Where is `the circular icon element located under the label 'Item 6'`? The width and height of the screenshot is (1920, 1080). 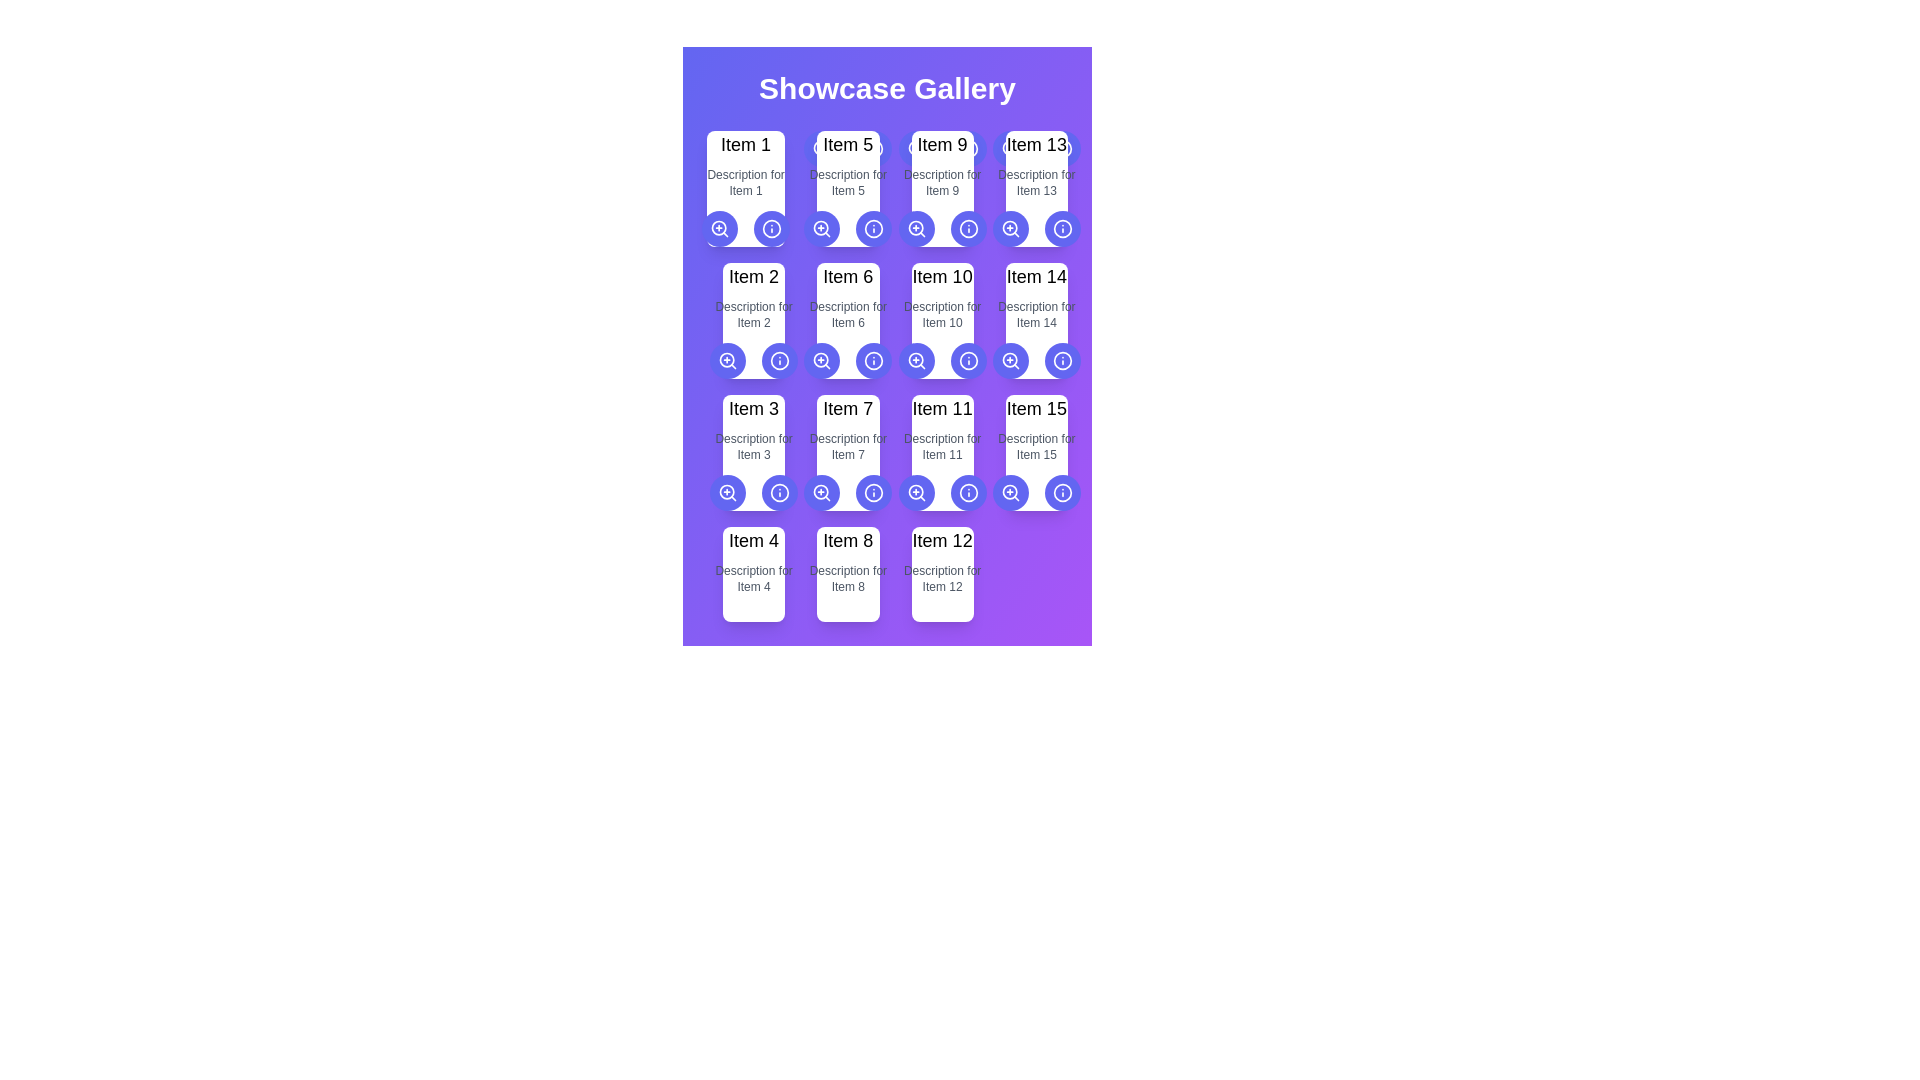 the circular icon element located under the label 'Item 6' is located at coordinates (779, 361).